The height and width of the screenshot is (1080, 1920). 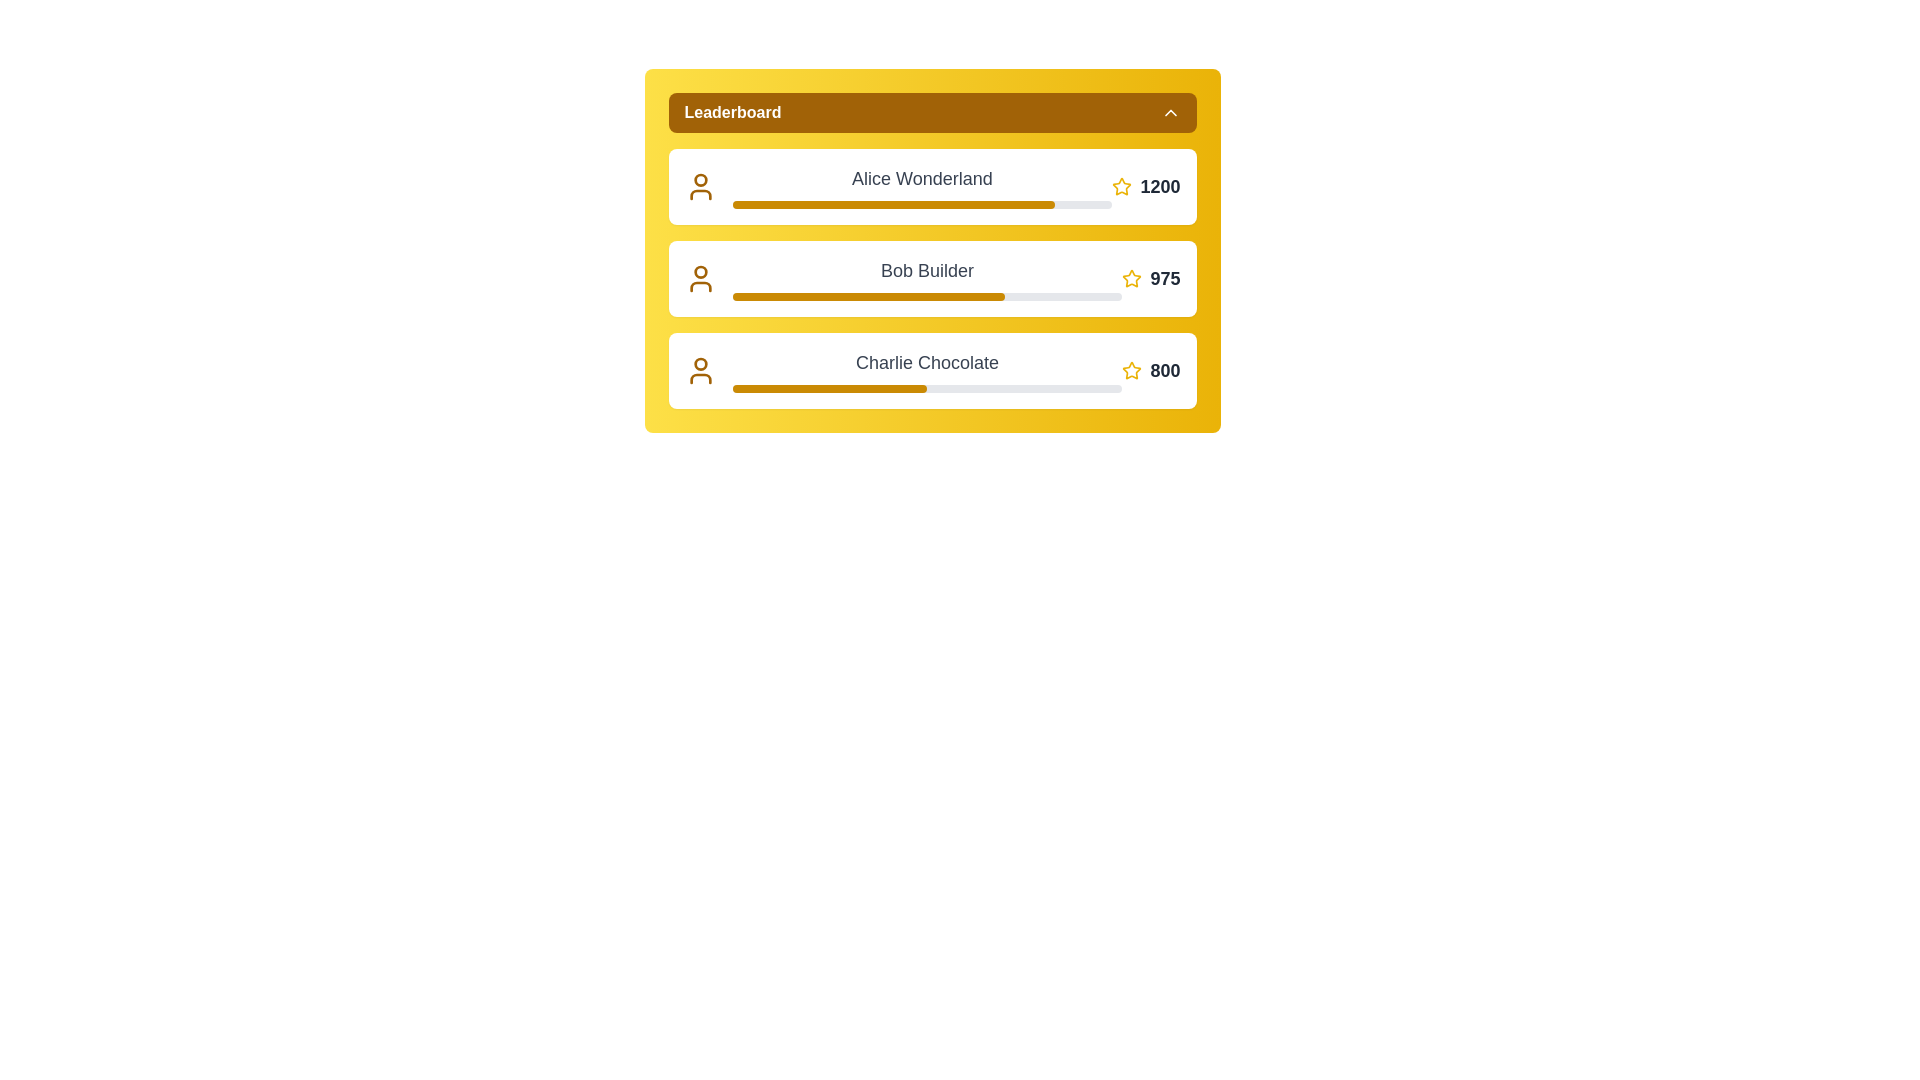 What do you see at coordinates (926, 297) in the screenshot?
I see `the yellow progress bar located under 'Bob Builder' in the leaderboard layout to potentially interact with it if enabled` at bounding box center [926, 297].